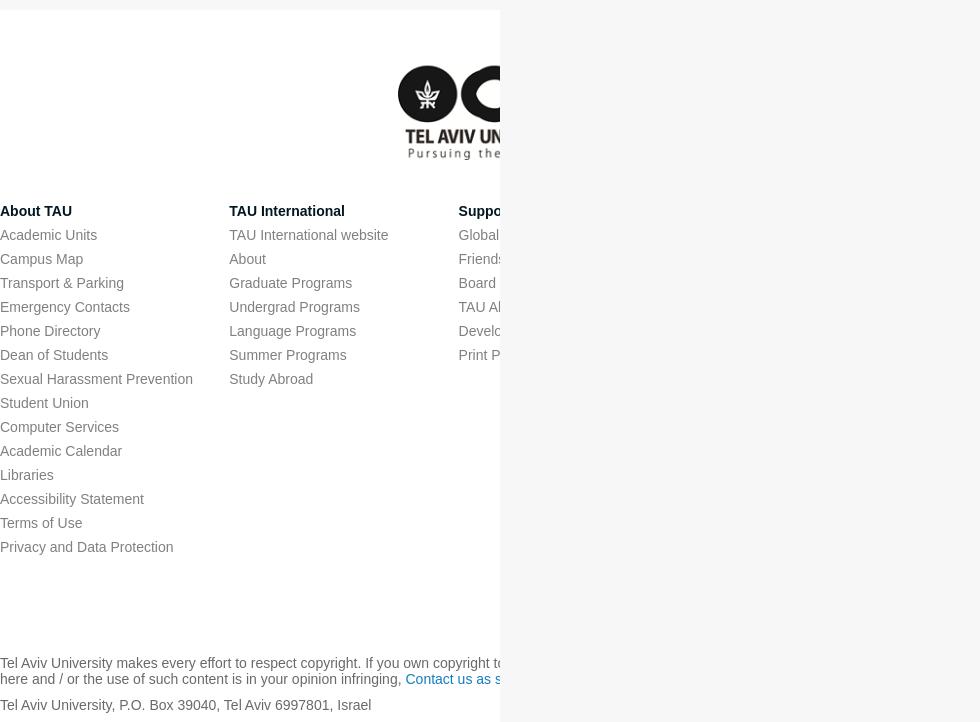 Image resolution: width=980 pixels, height=722 pixels. Describe the element at coordinates (40, 523) in the screenshot. I see `'Terms of Use'` at that location.